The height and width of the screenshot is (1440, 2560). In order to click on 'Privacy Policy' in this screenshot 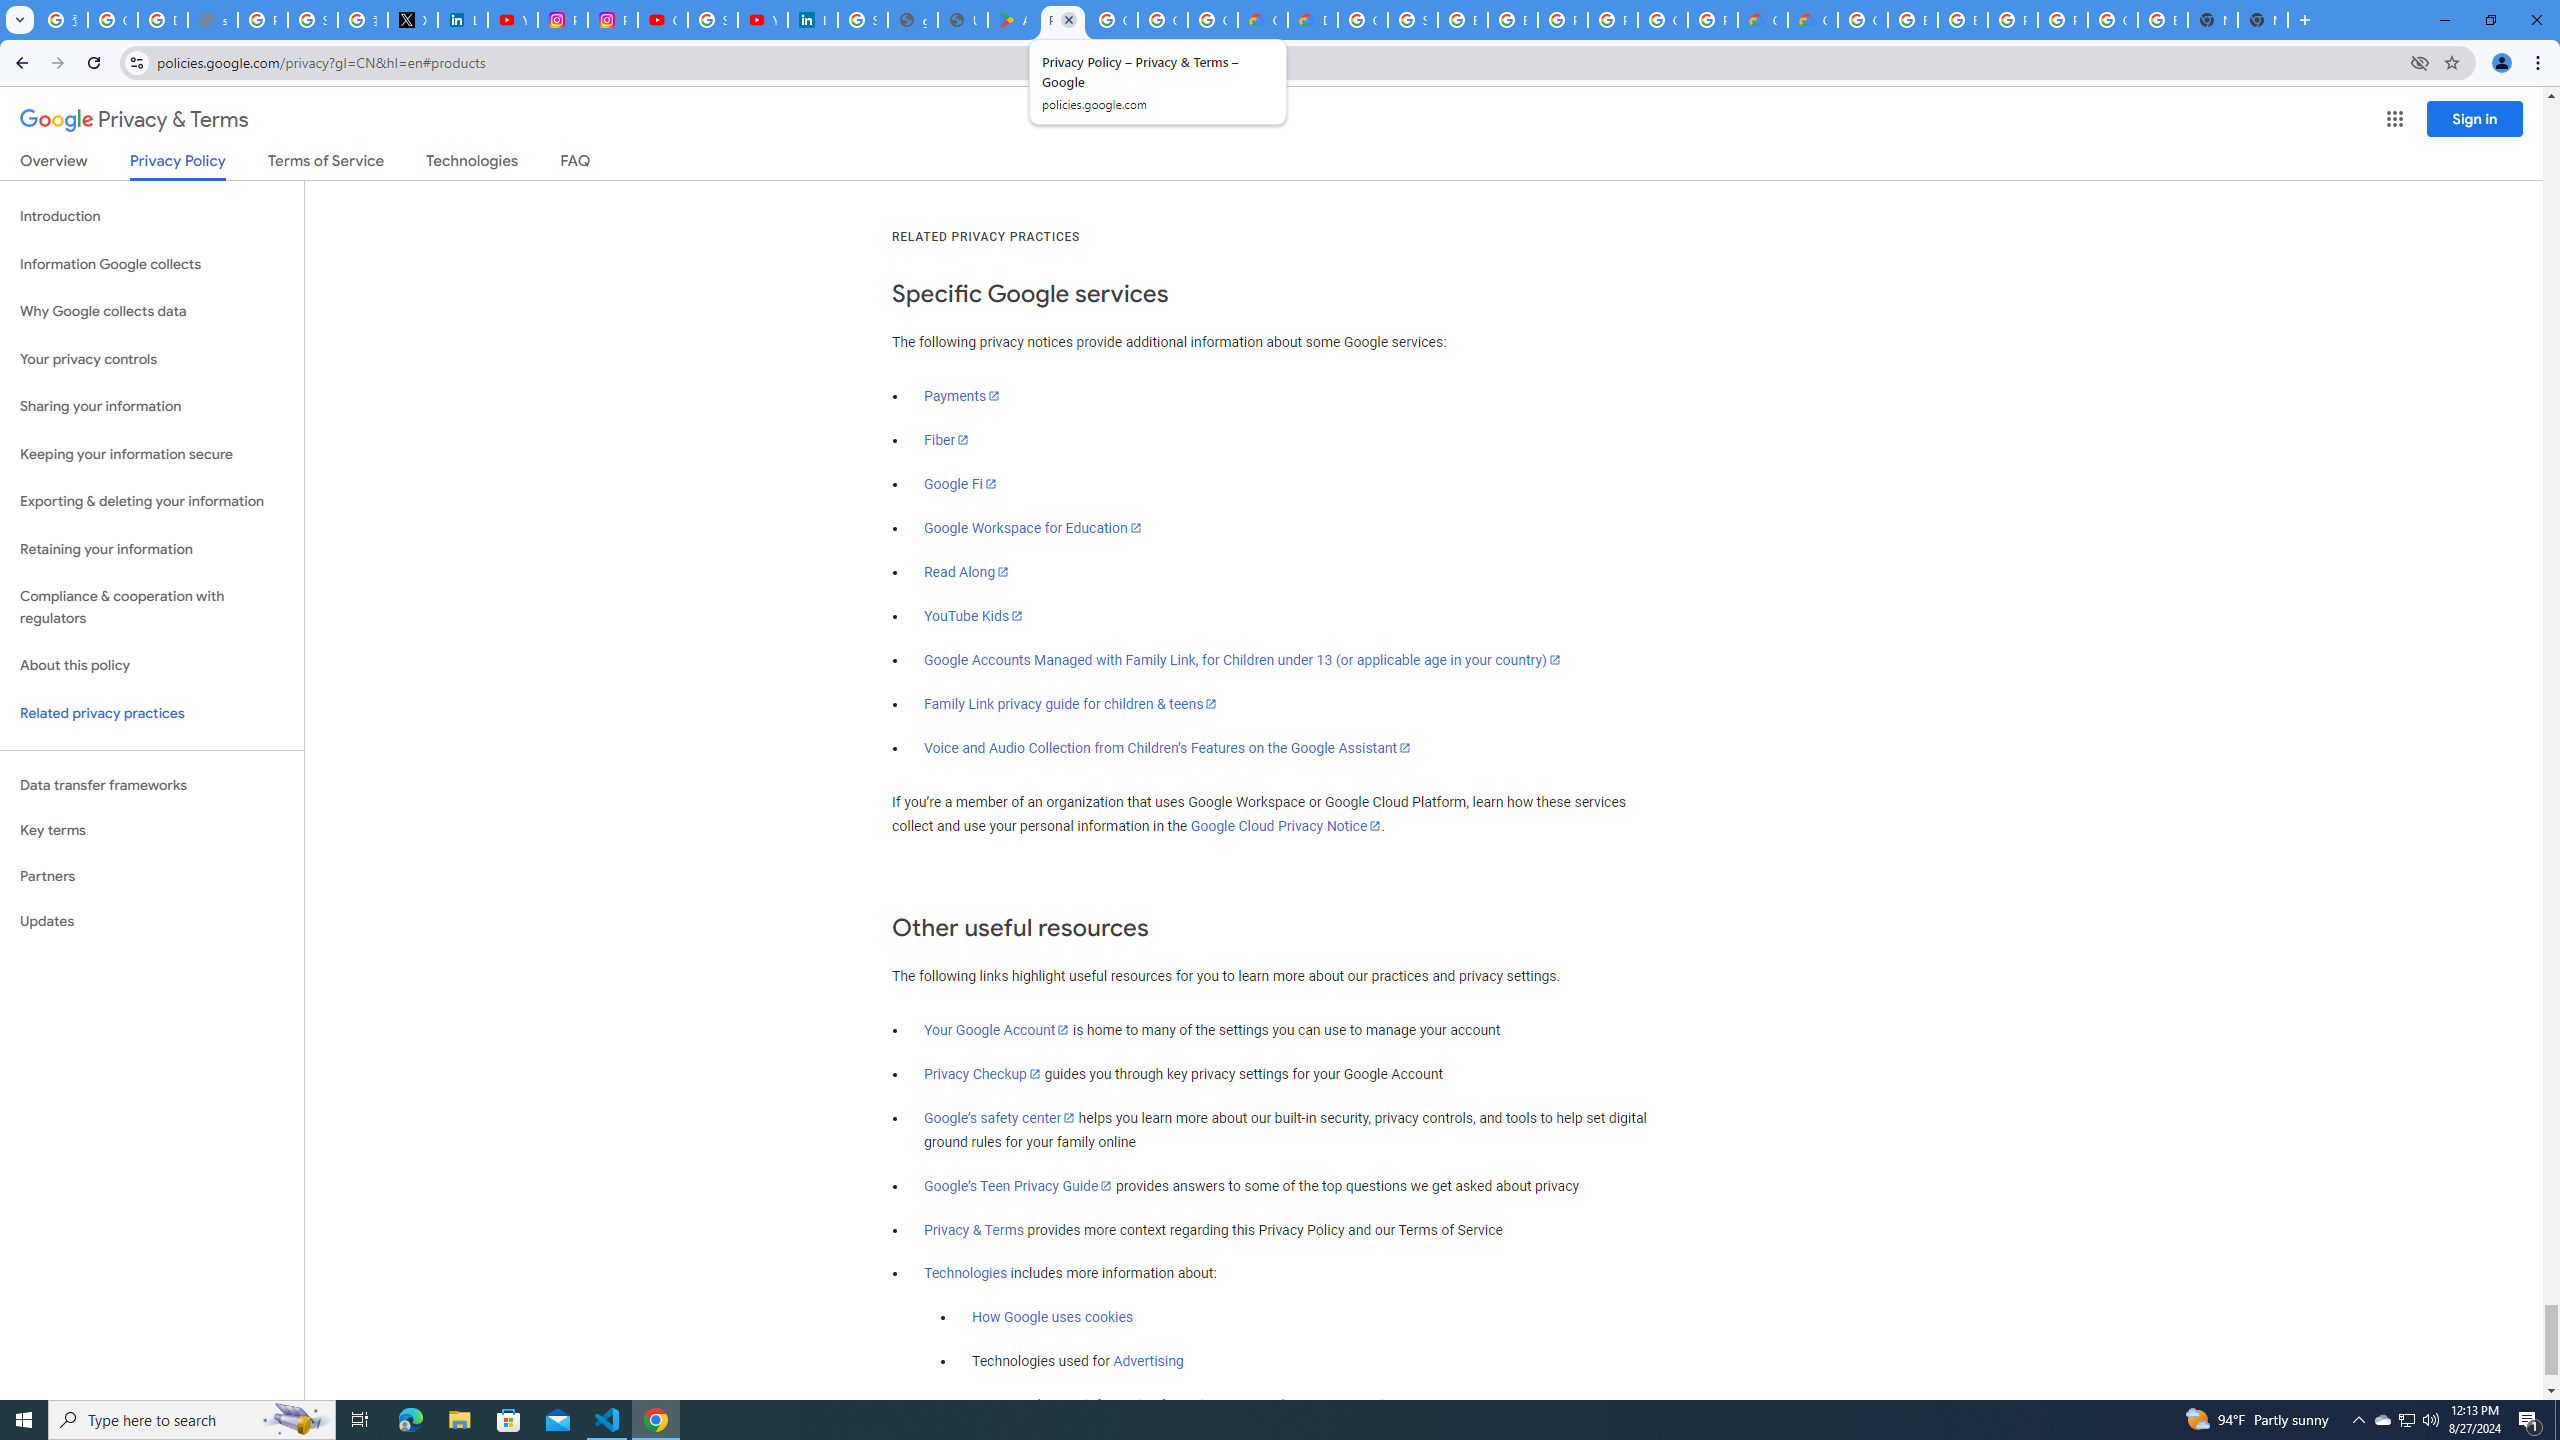, I will do `click(175, 165)`.